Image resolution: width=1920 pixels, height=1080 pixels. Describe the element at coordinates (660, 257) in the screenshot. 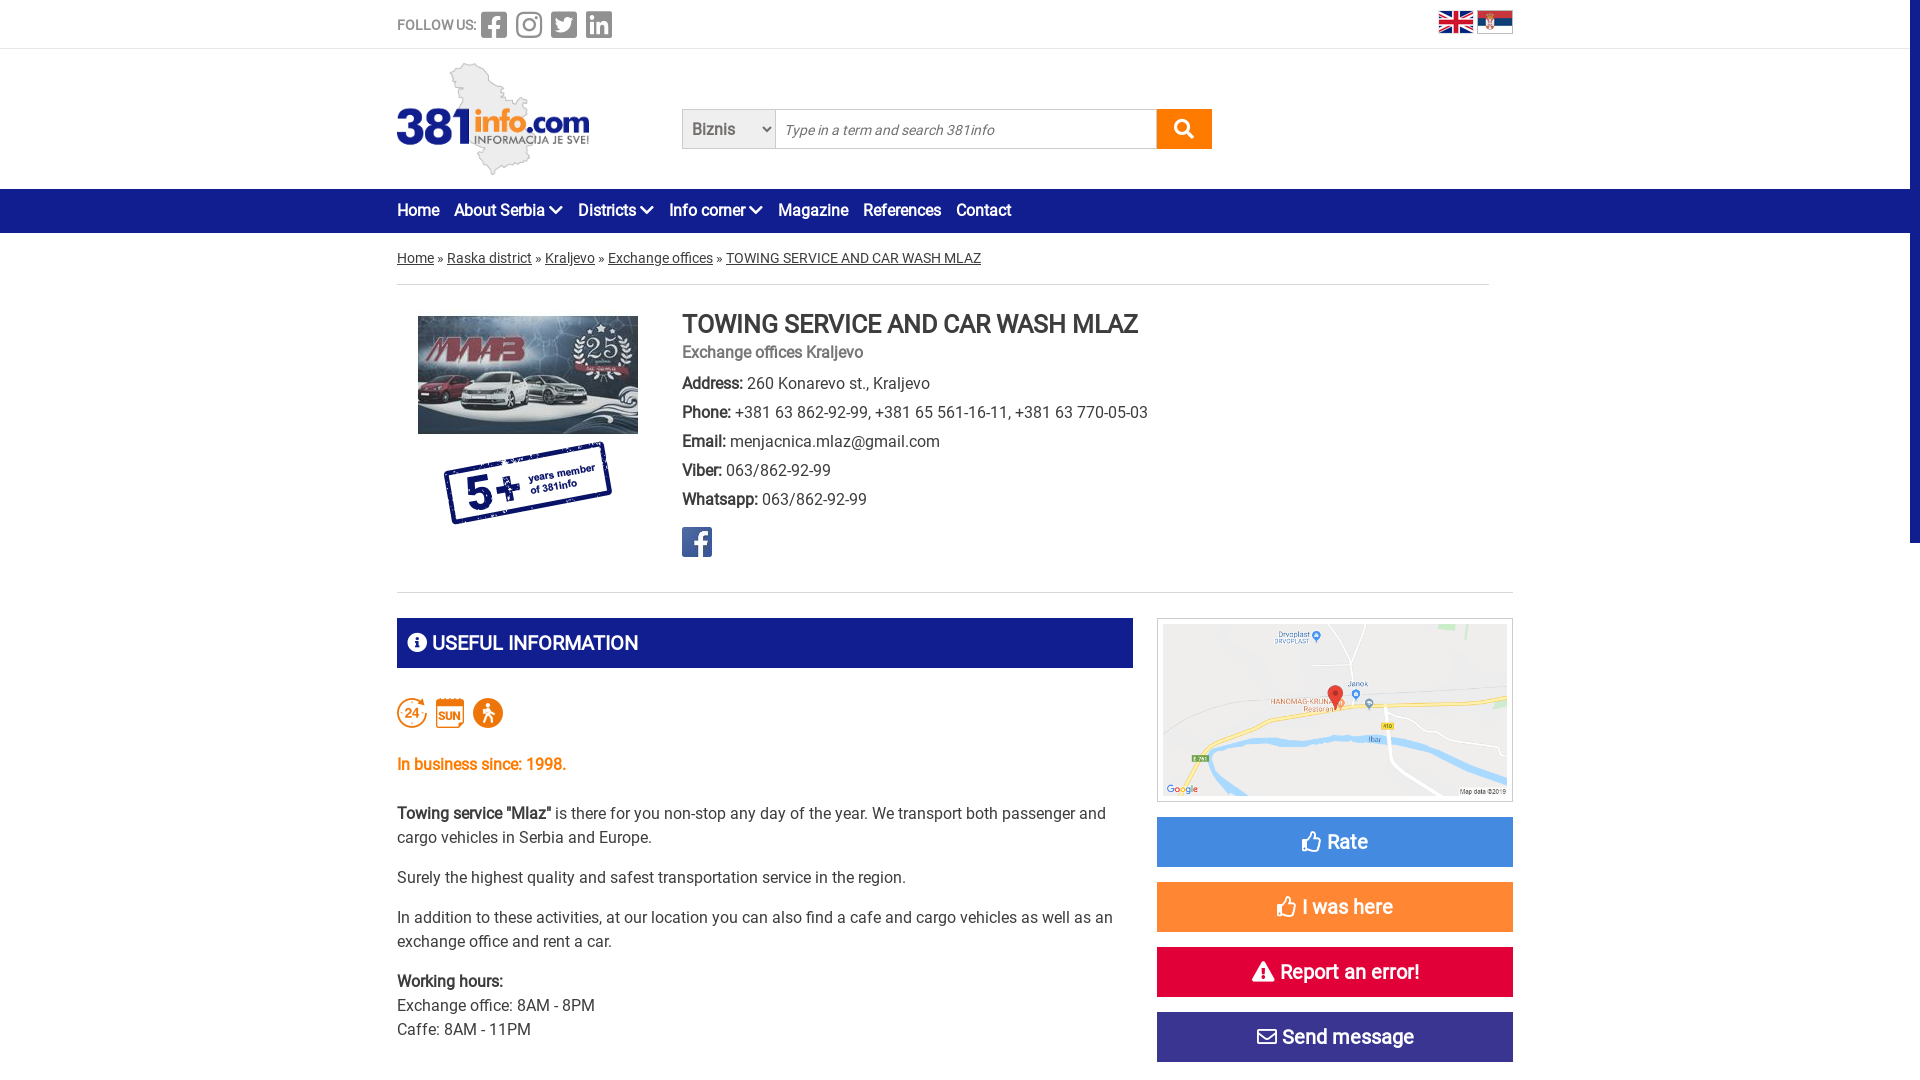

I see `'Exchange offices'` at that location.